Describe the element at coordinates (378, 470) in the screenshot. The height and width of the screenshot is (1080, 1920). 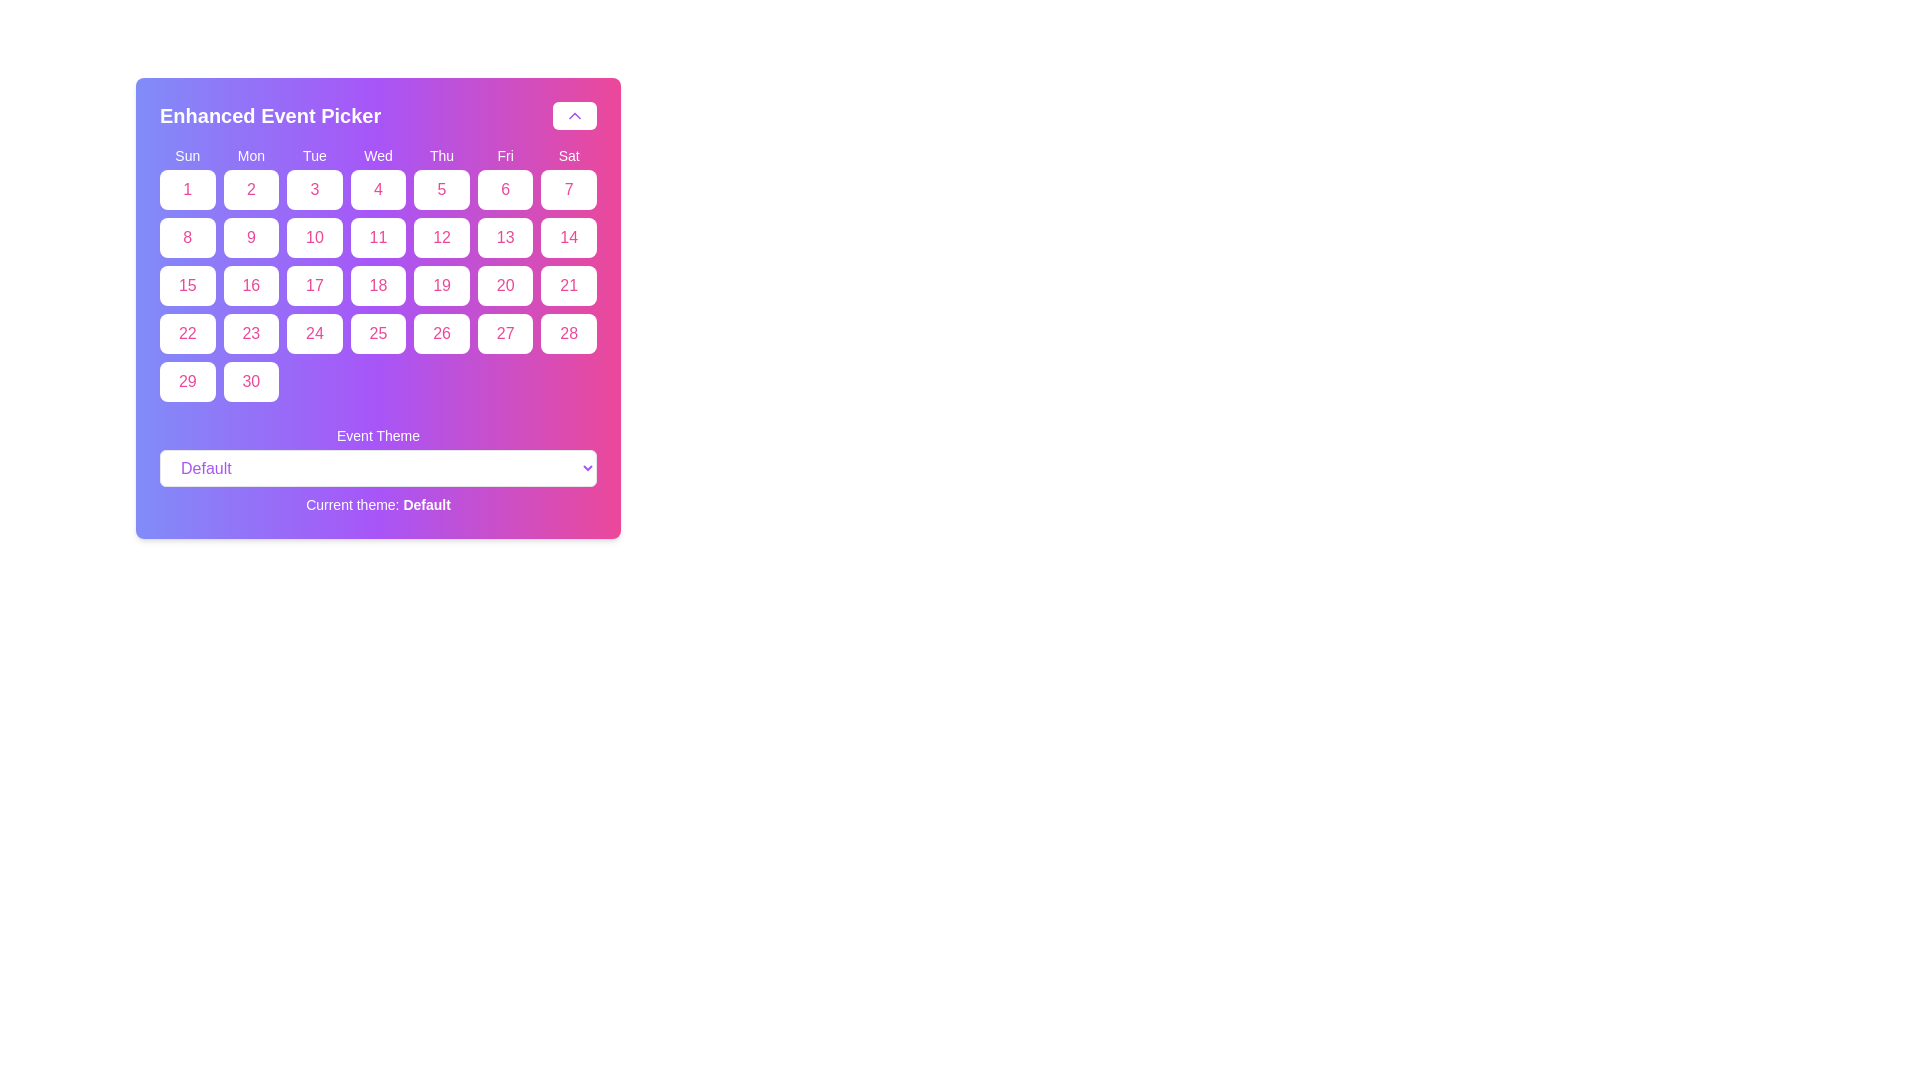
I see `the 'Event Theme' dropdown interface` at that location.